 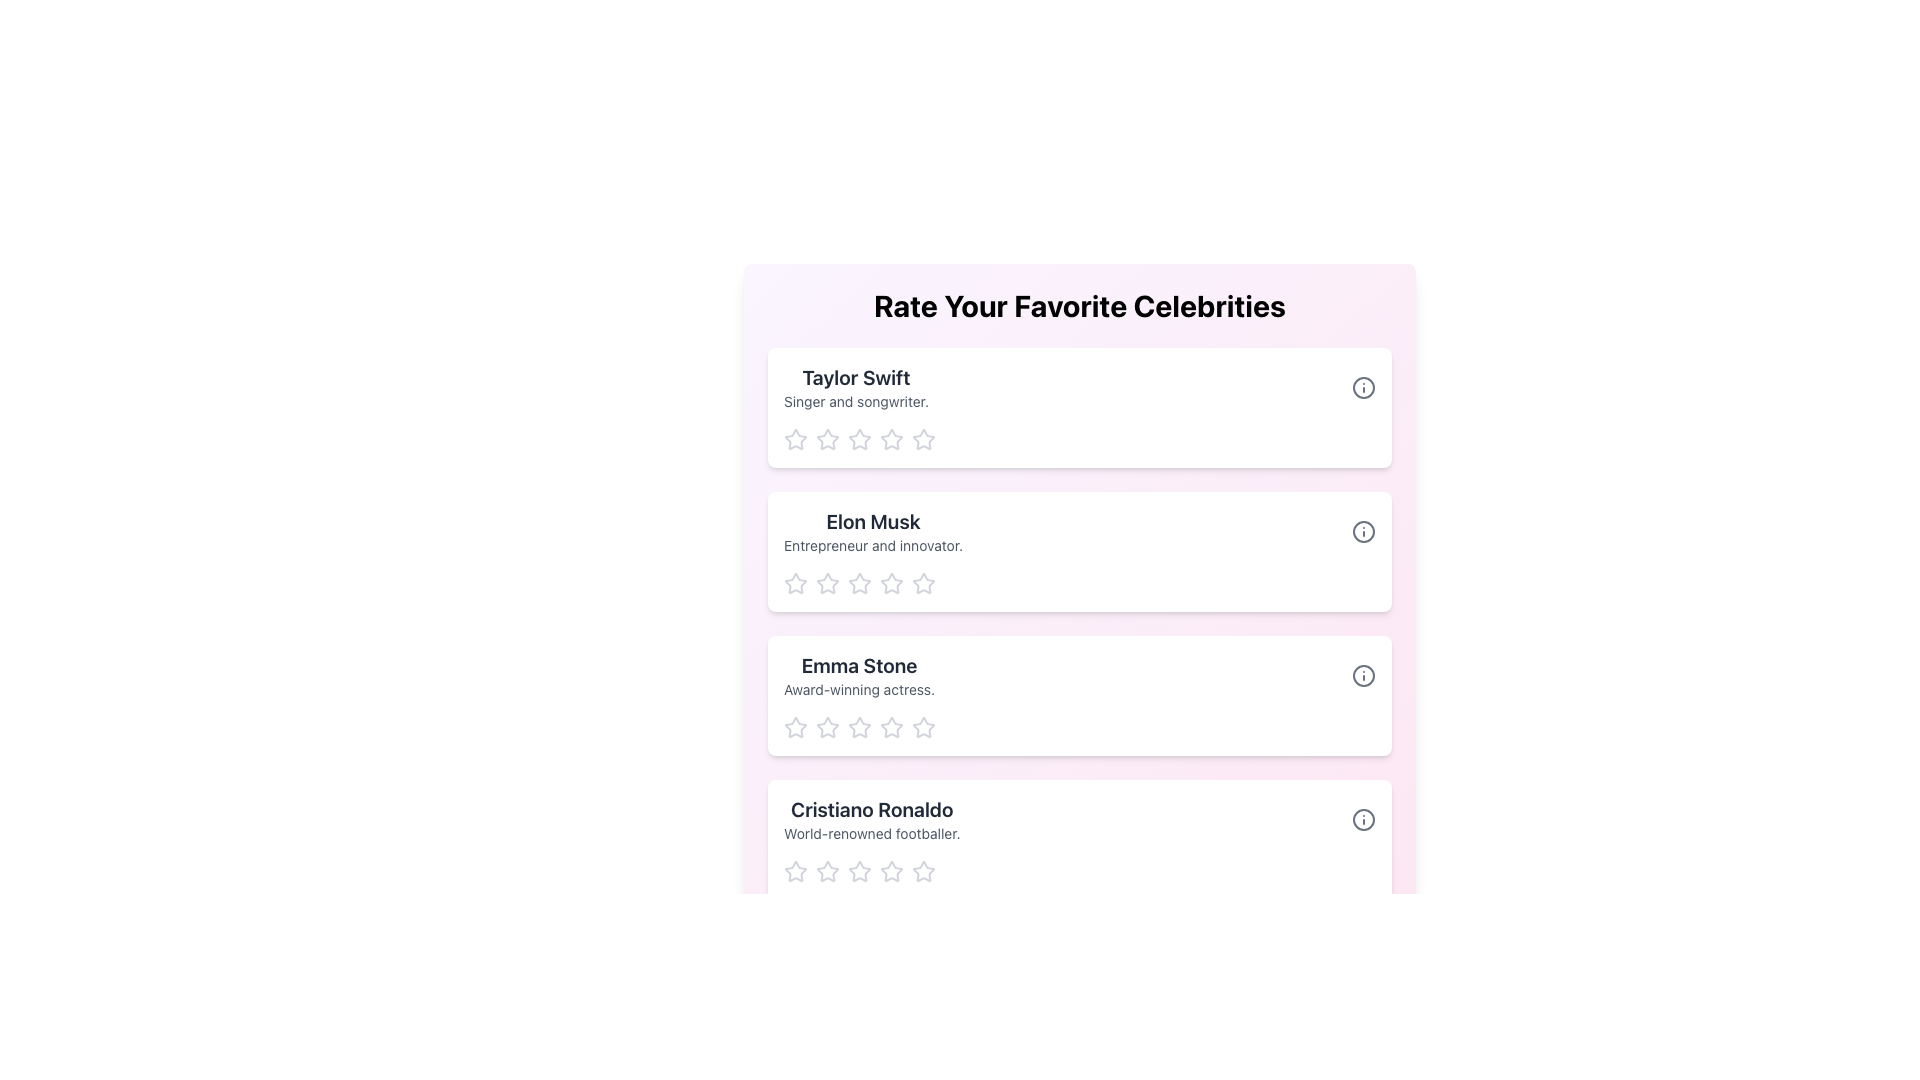 I want to click on the third star icon in the 5-star rating system for Emma Stone to give a rating, so click(x=859, y=727).